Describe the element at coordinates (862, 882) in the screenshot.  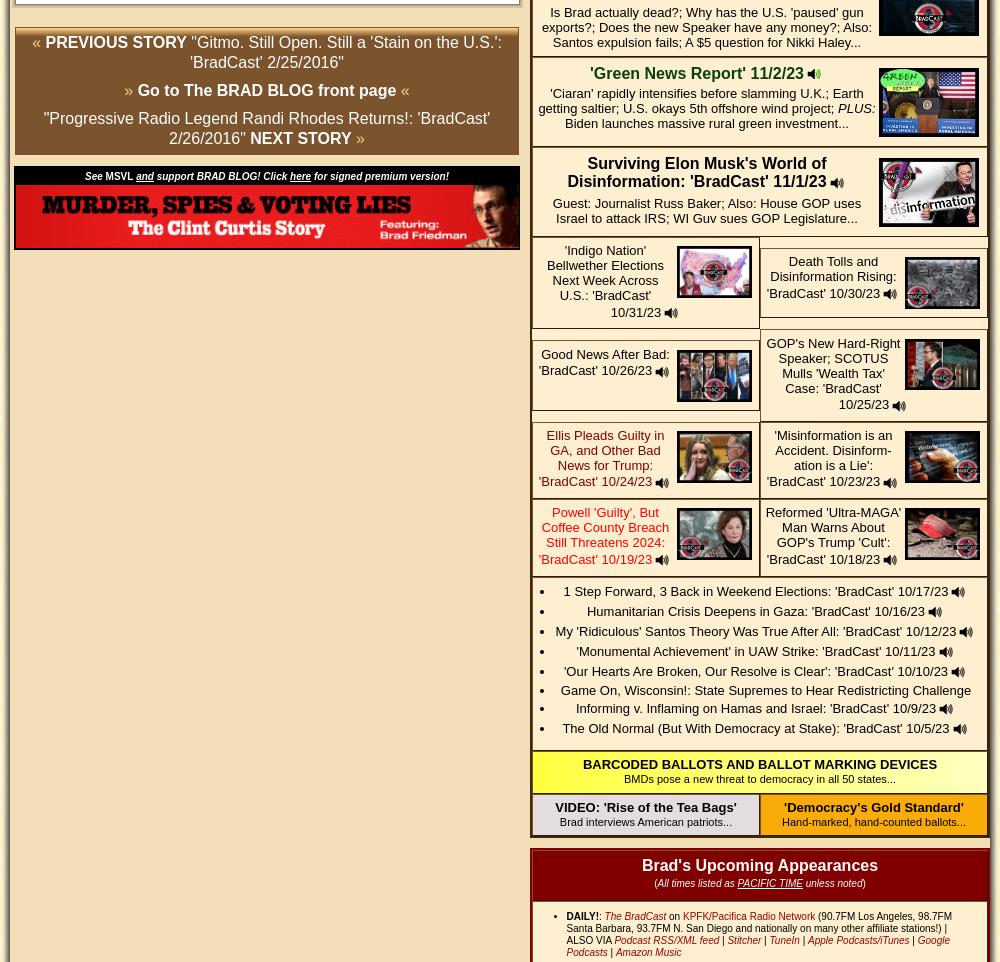
I see `')'` at that location.